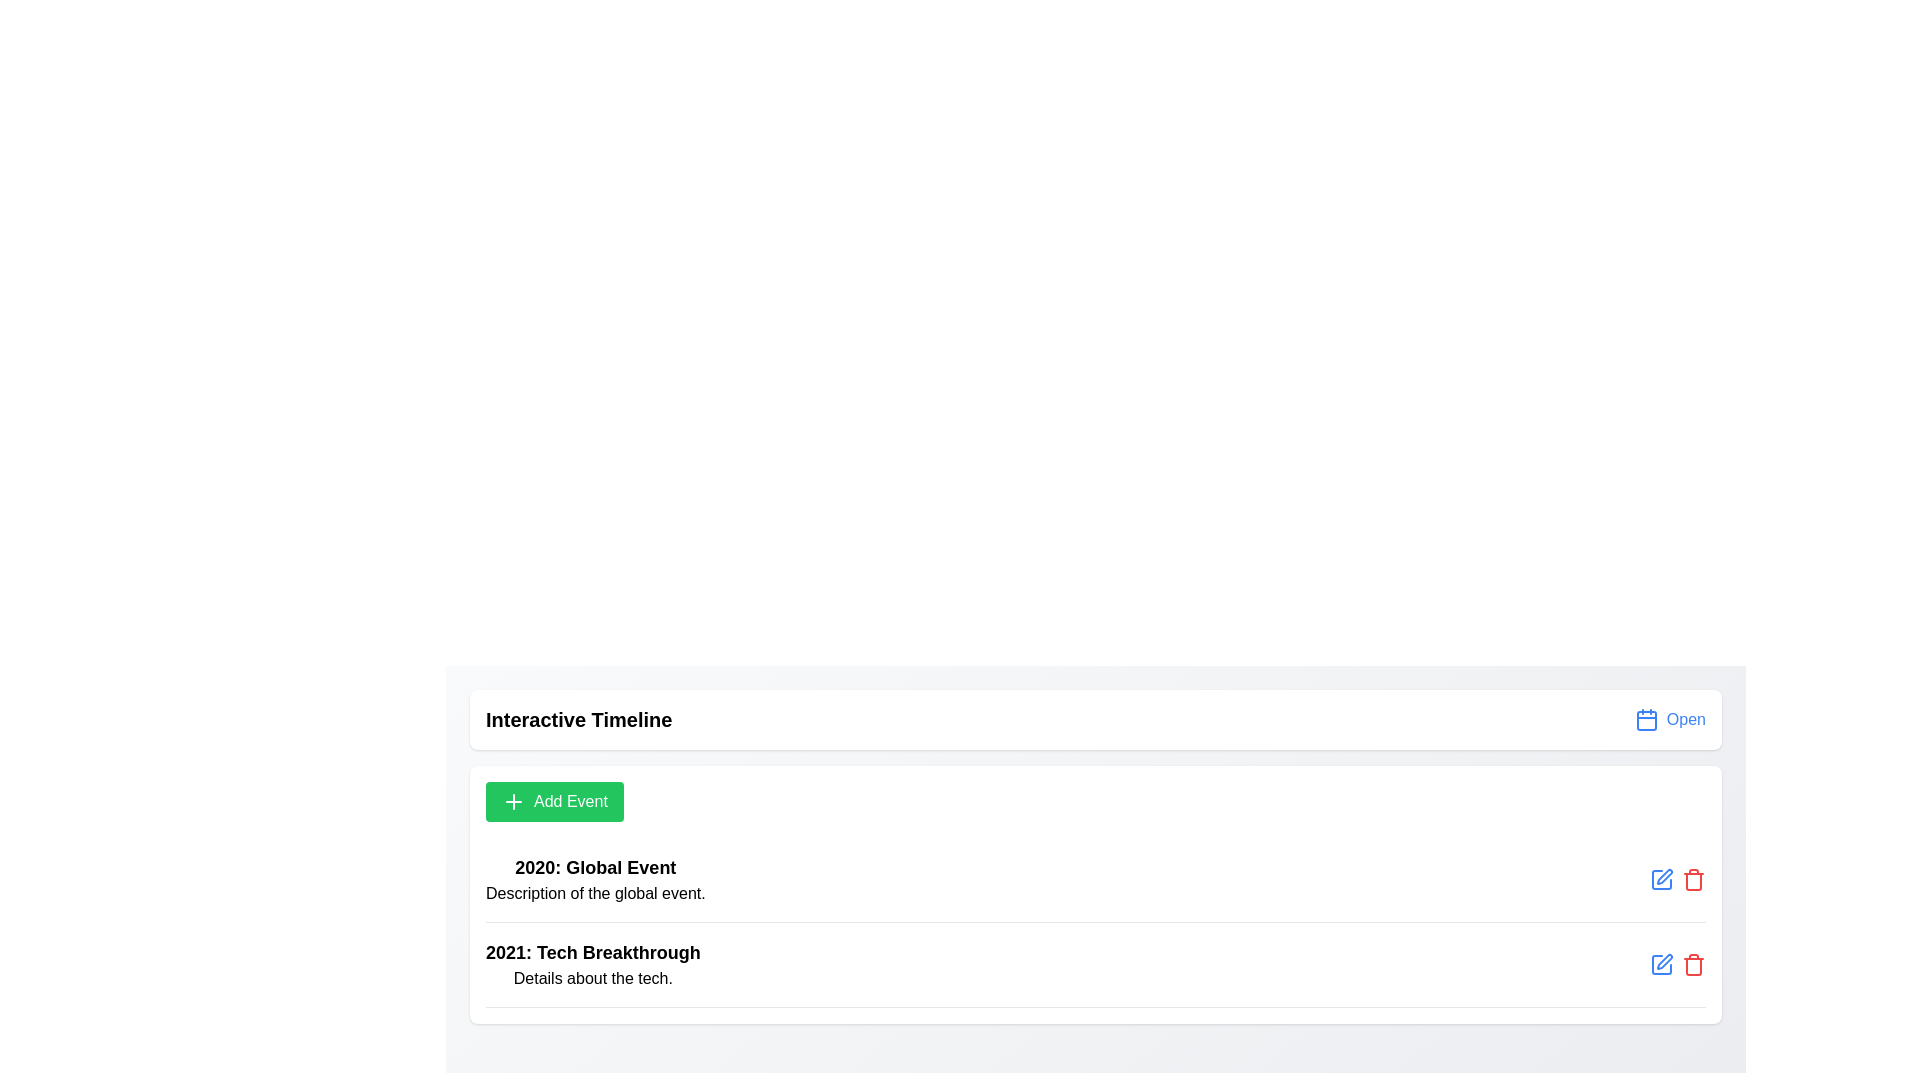 The height and width of the screenshot is (1080, 1920). What do you see at coordinates (1661, 963) in the screenshot?
I see `'Edit' icon next to the event titled 'Tech Breakthrough' to modify its details` at bounding box center [1661, 963].